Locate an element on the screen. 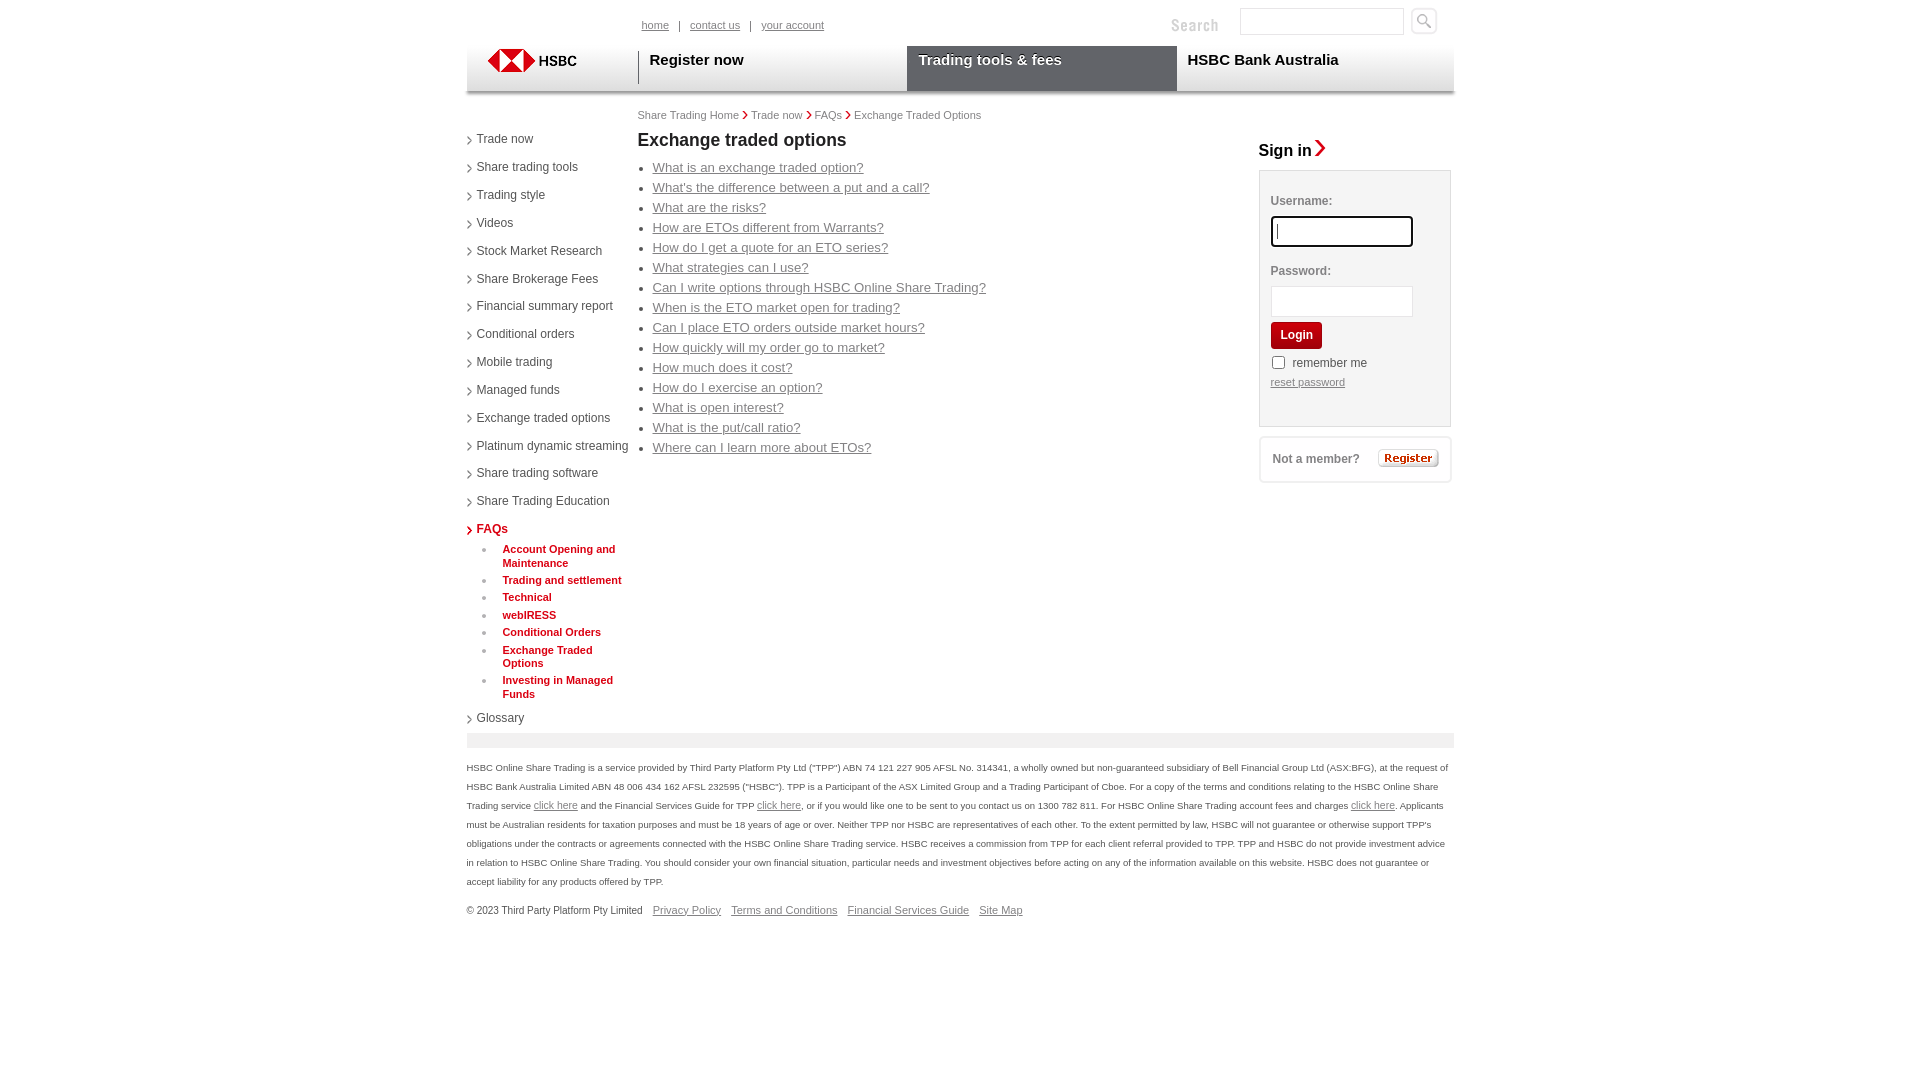 The height and width of the screenshot is (1080, 1920). 'What strategies can I use?' is located at coordinates (728, 266).